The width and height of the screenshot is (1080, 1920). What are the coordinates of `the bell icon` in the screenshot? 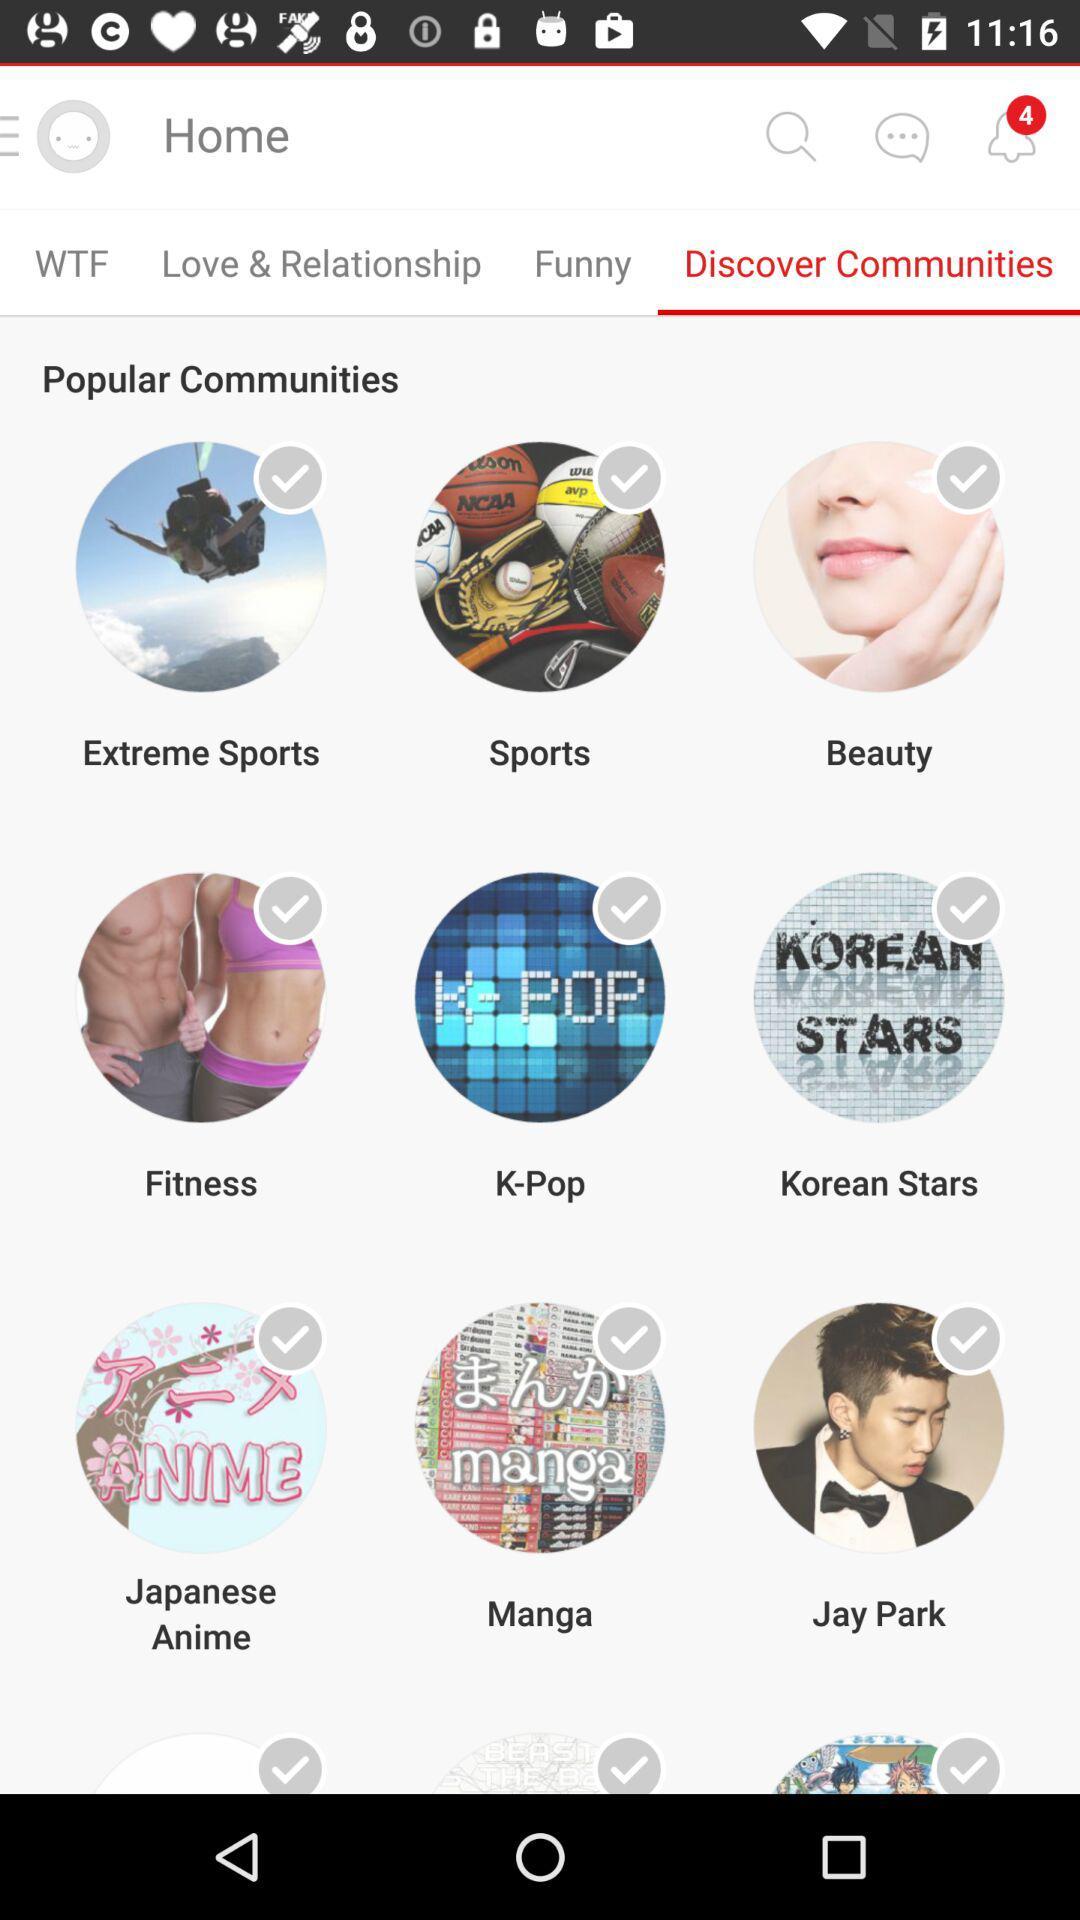 It's located at (1011, 134).